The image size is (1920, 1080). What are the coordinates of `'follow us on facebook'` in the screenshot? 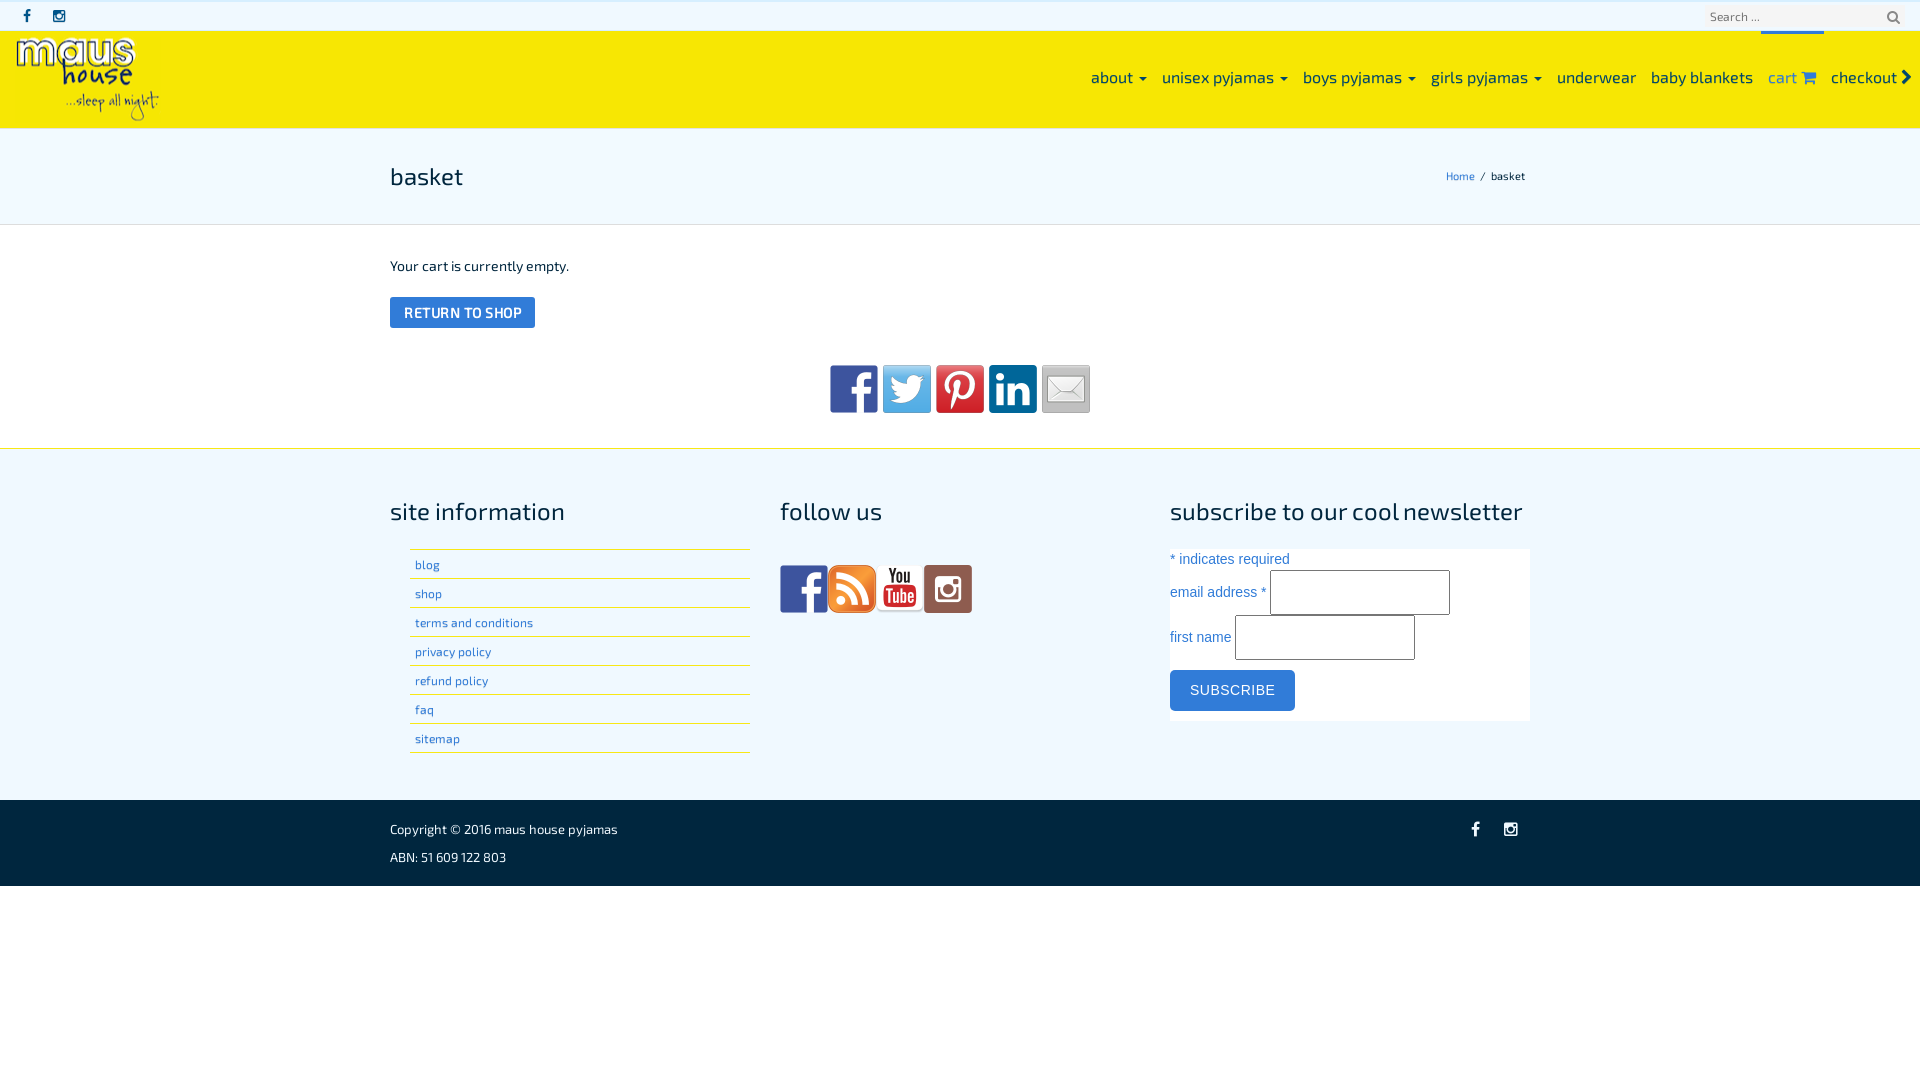 It's located at (778, 588).